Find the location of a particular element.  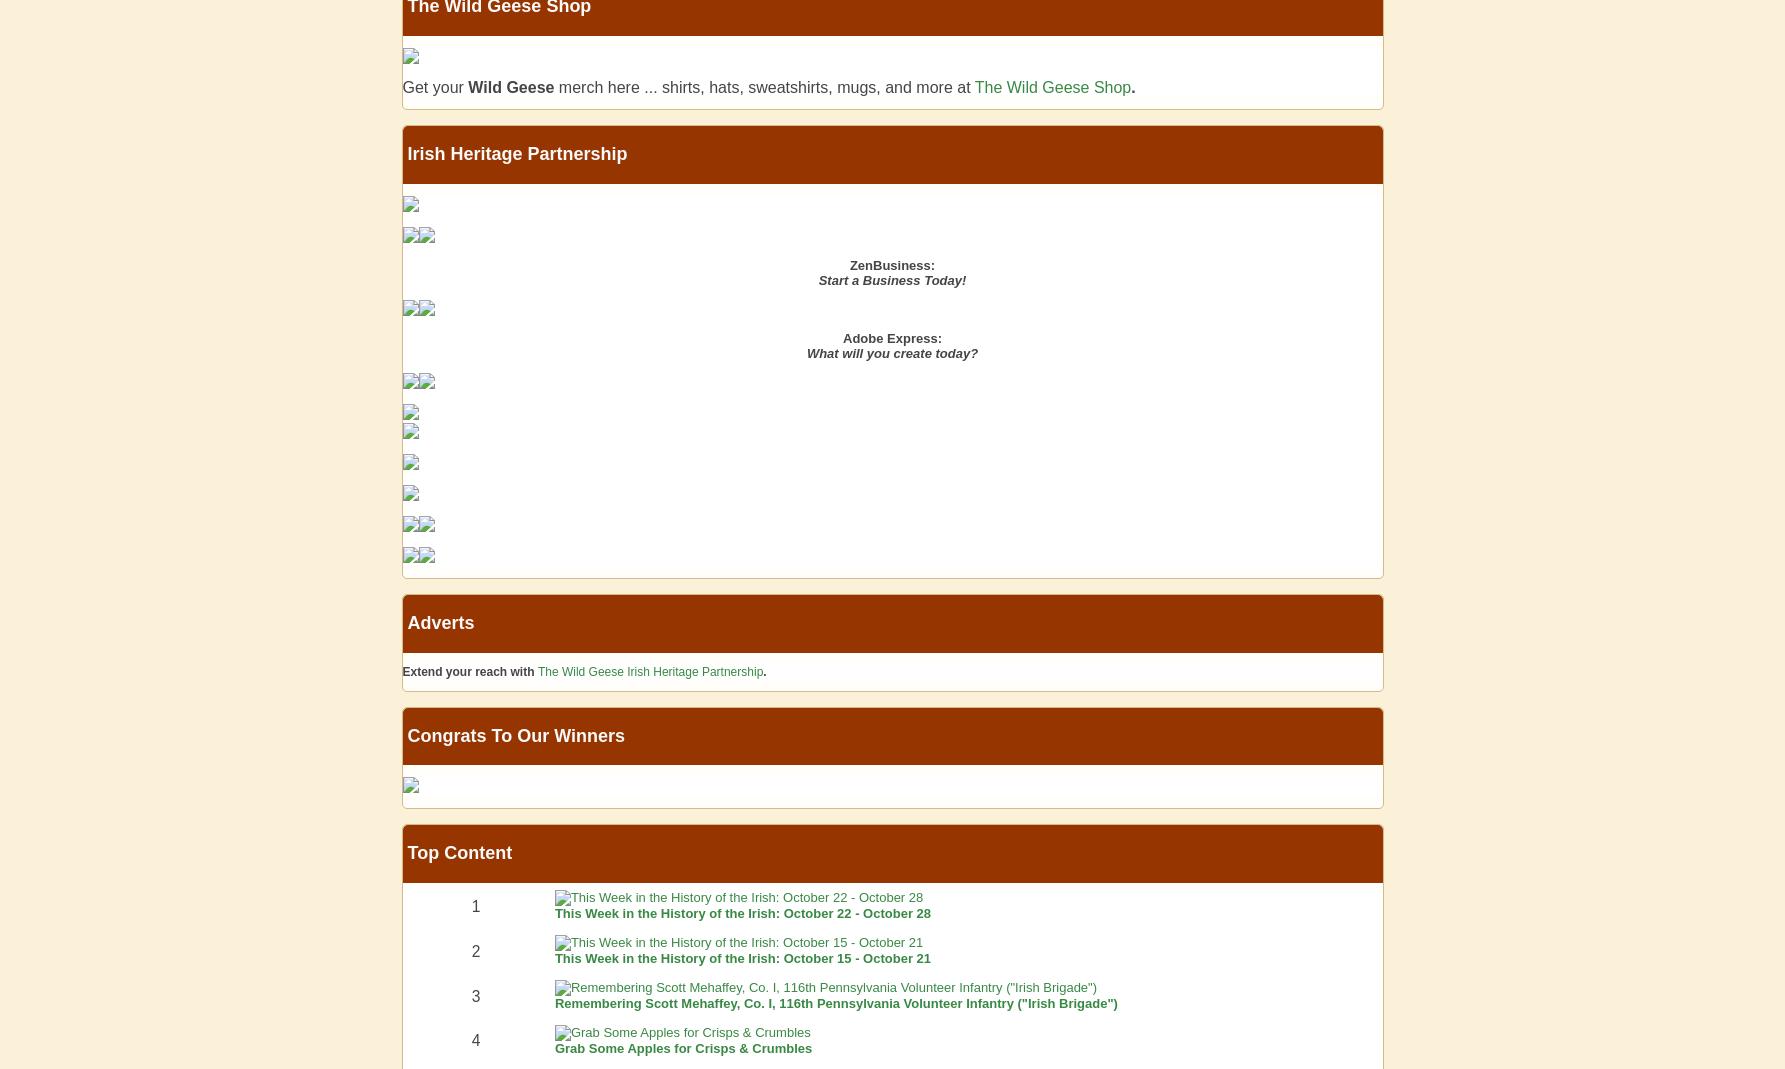

'The Wild Geese Shop' is located at coordinates (1052, 85).